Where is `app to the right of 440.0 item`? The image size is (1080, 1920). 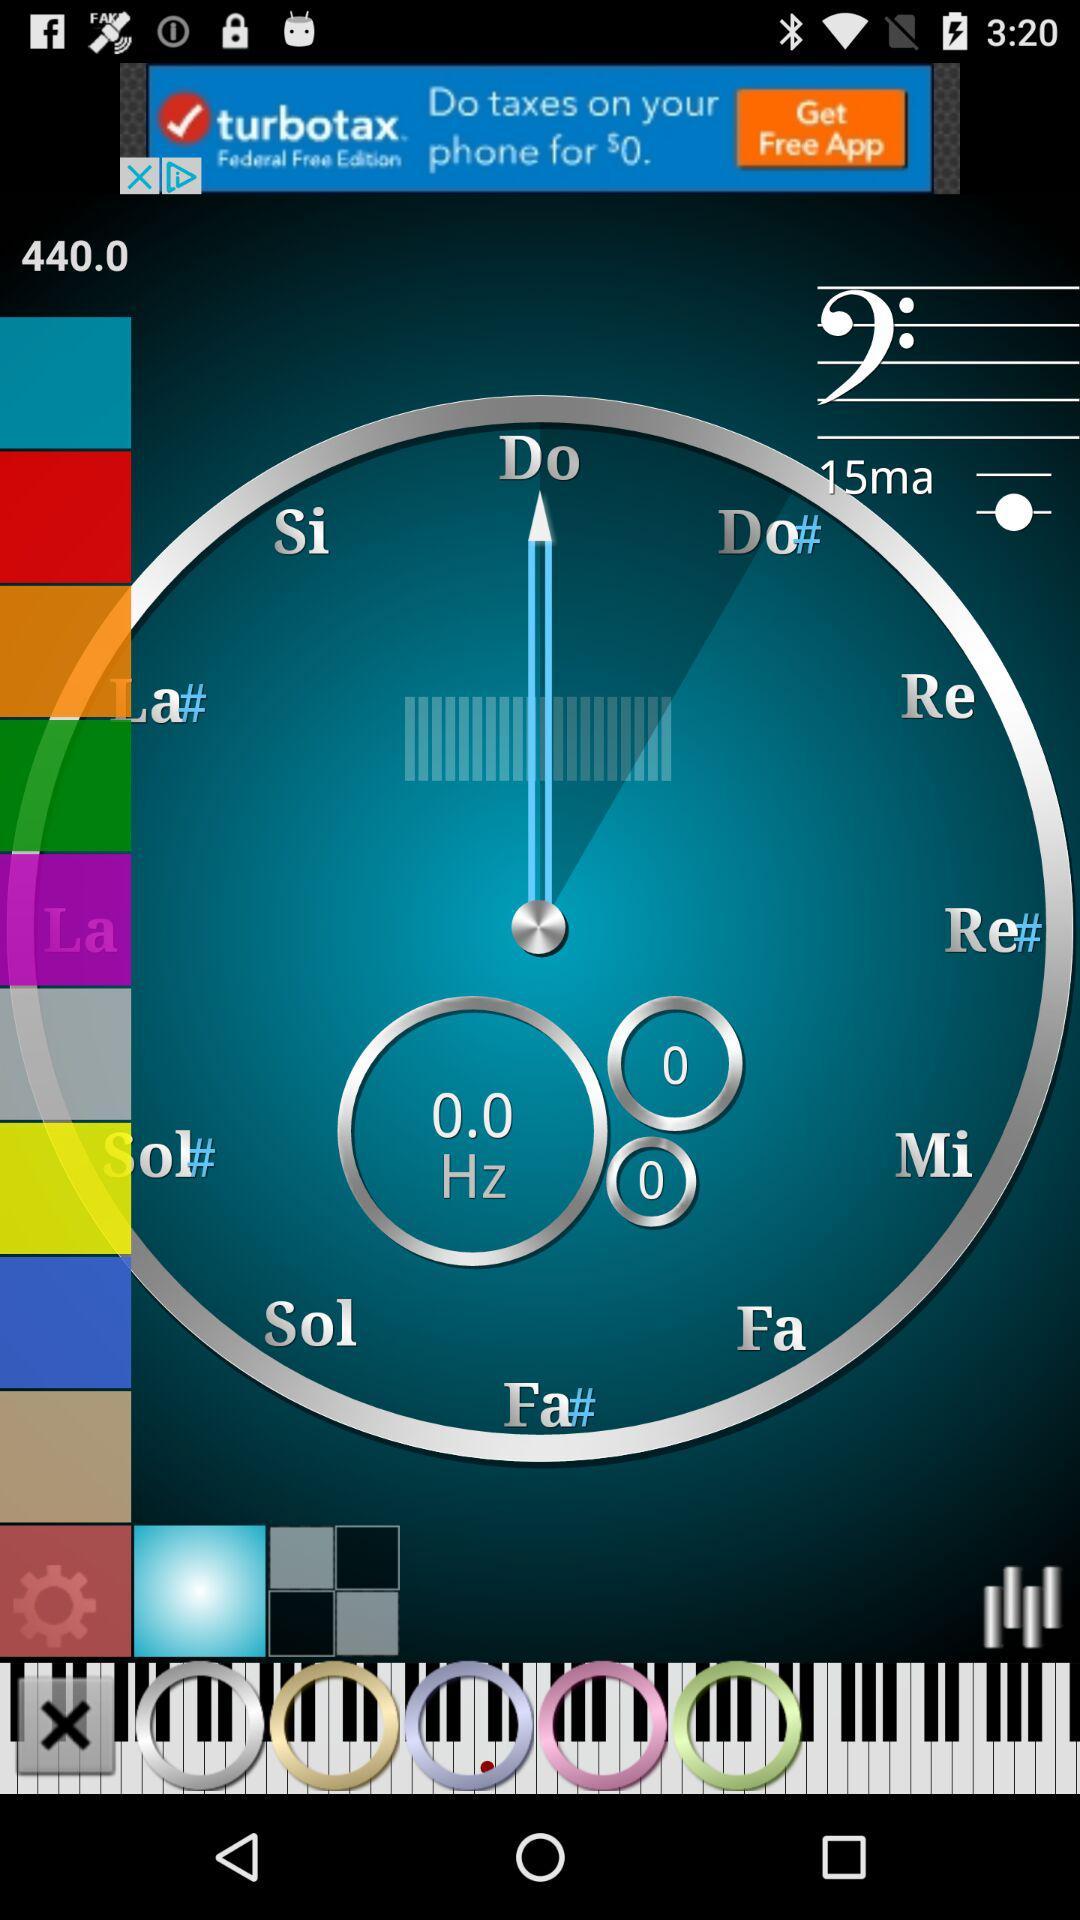
app to the right of 440.0 item is located at coordinates (947, 362).